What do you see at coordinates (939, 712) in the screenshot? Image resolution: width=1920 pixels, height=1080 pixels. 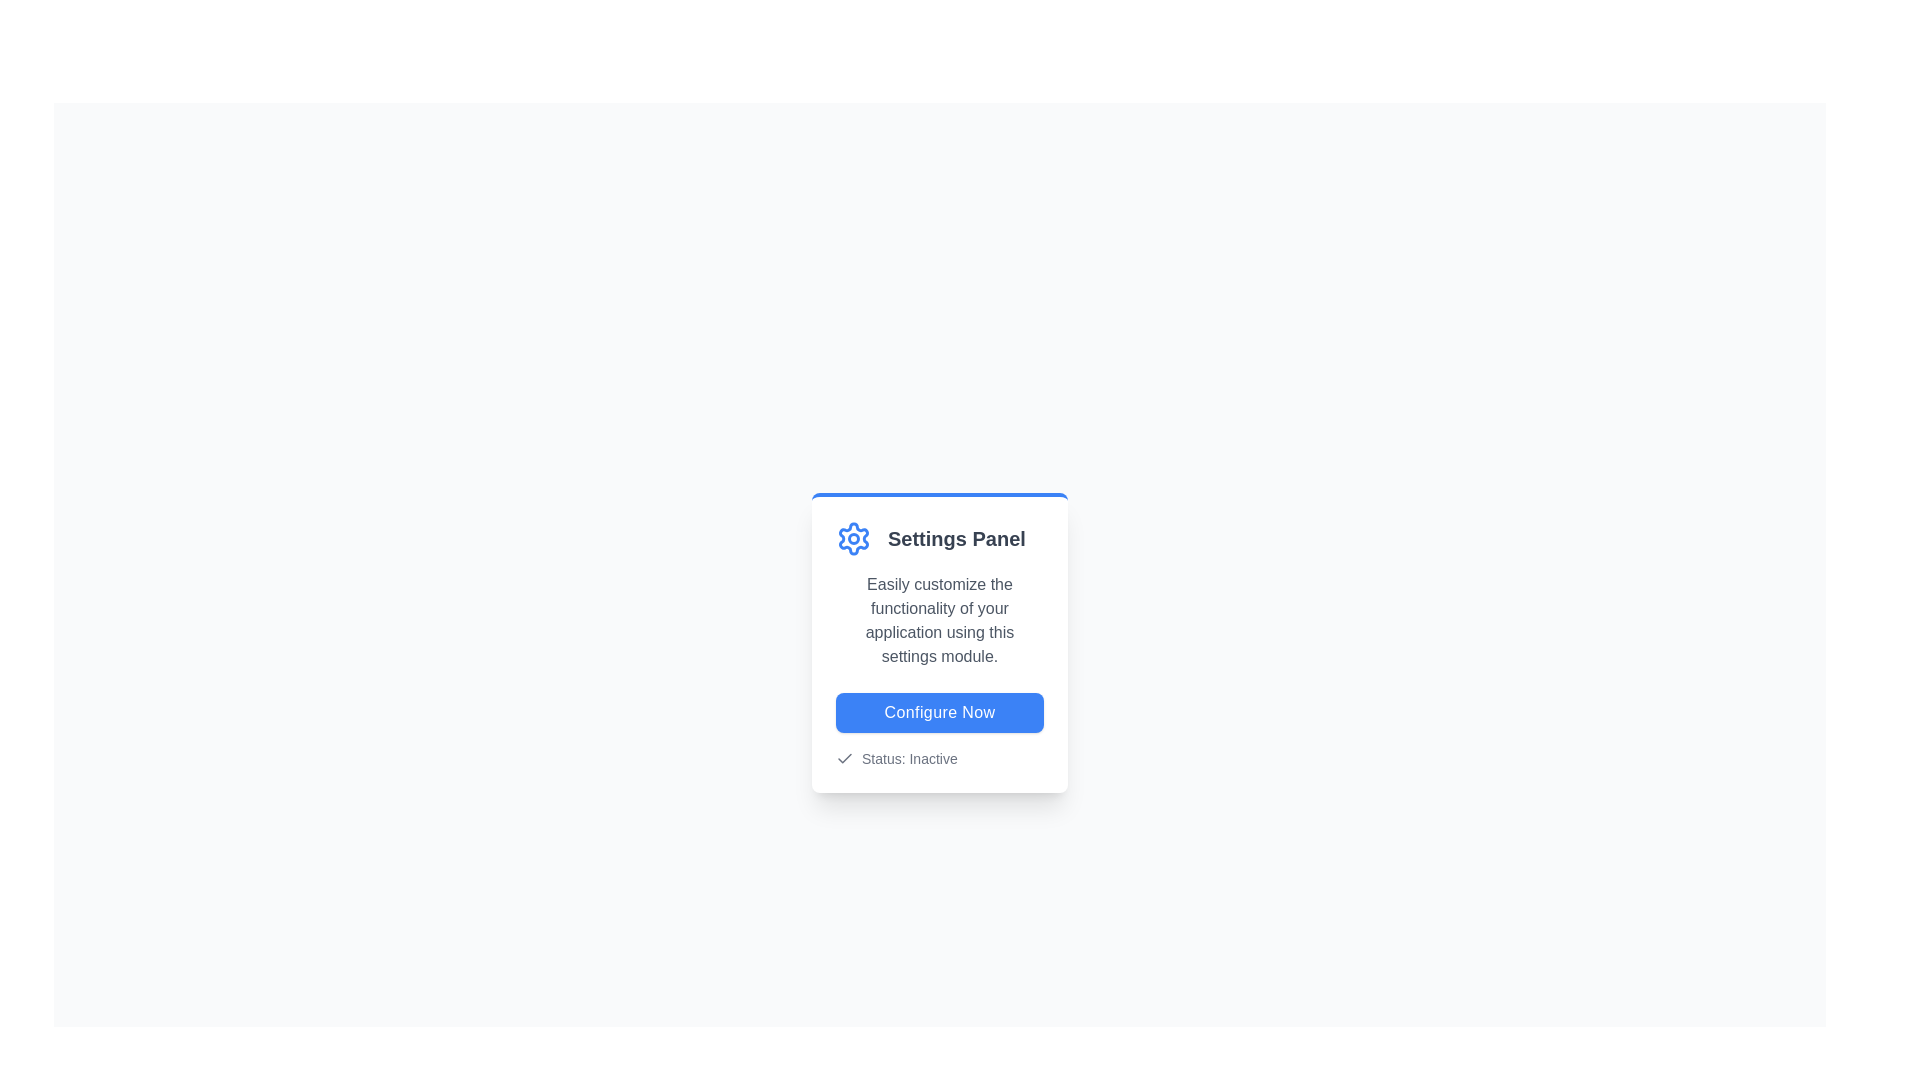 I see `the 'Configure Now' button with a blue background and white text located in the 'Settings Panel'` at bounding box center [939, 712].